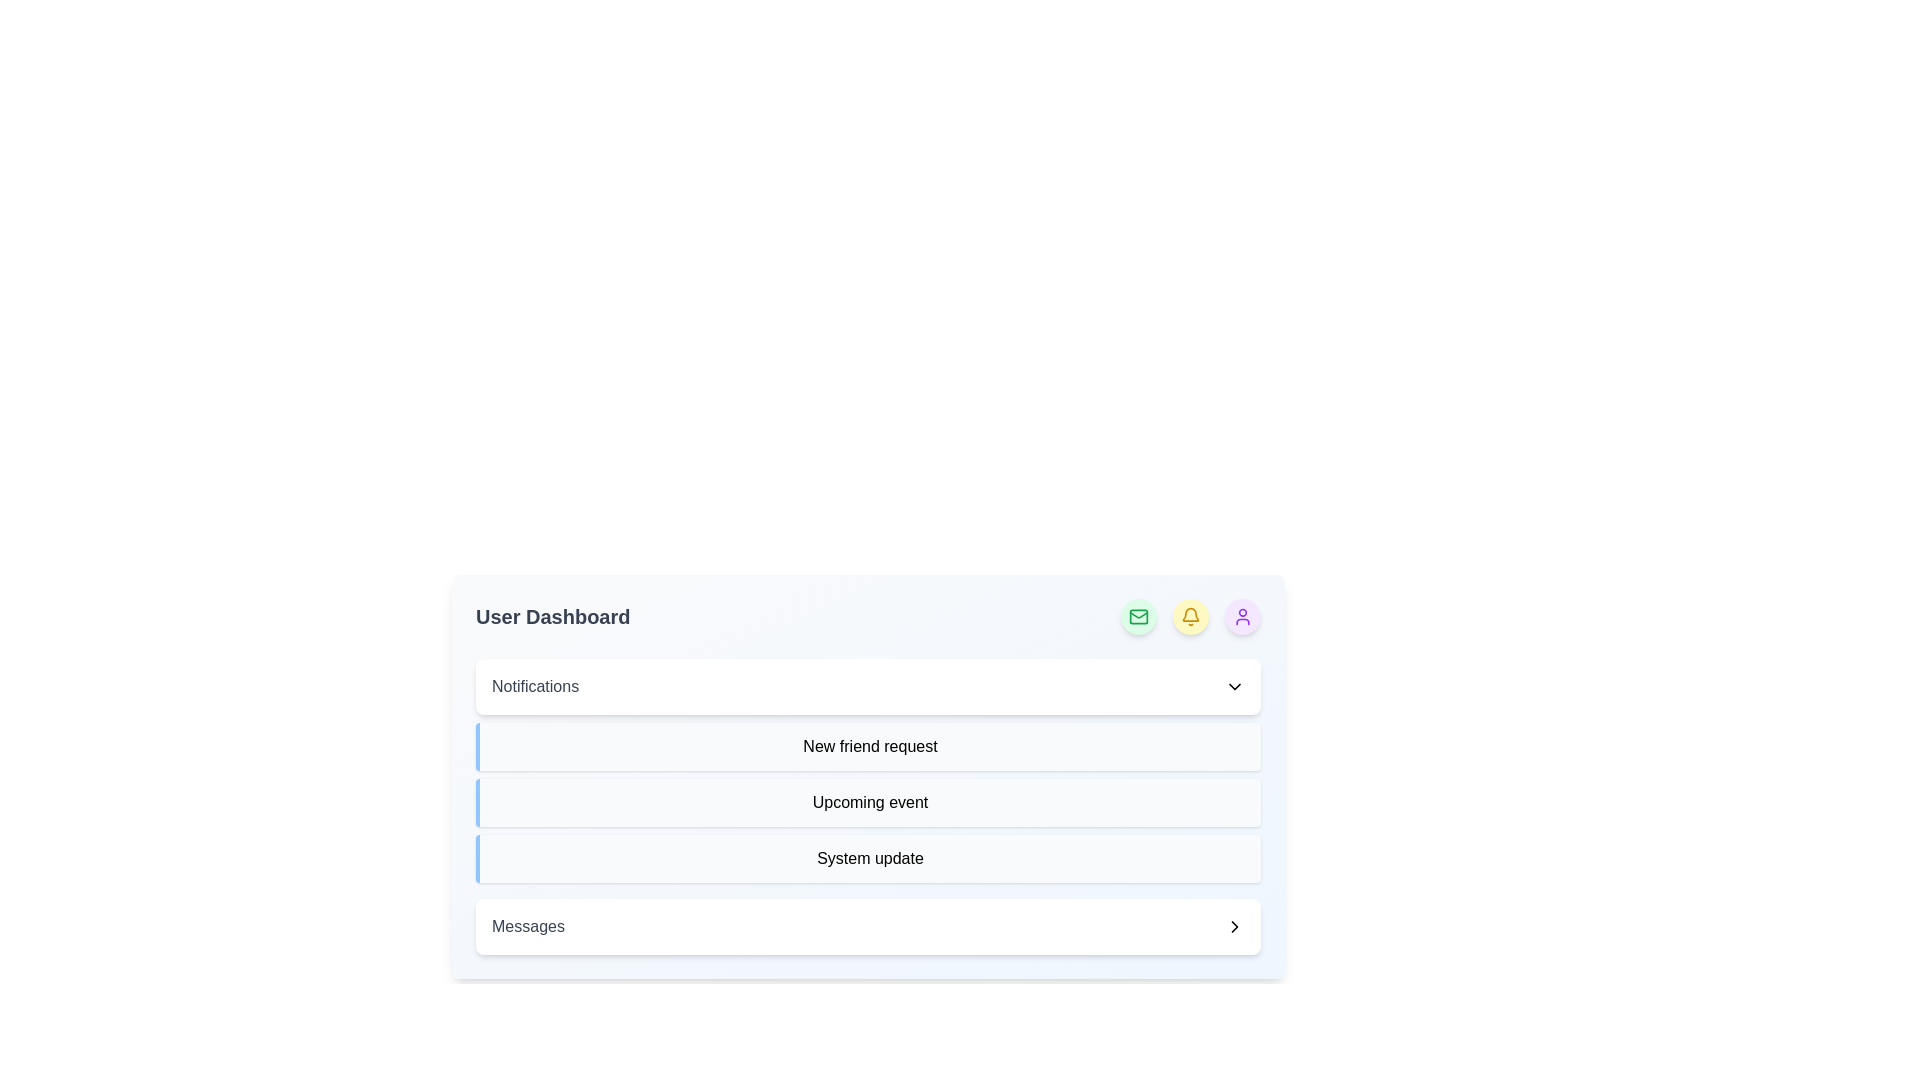  I want to click on text from the notification item labeled 'Upcoming event', which is the second item in the notifications list on the User Dashboard, so click(868, 801).